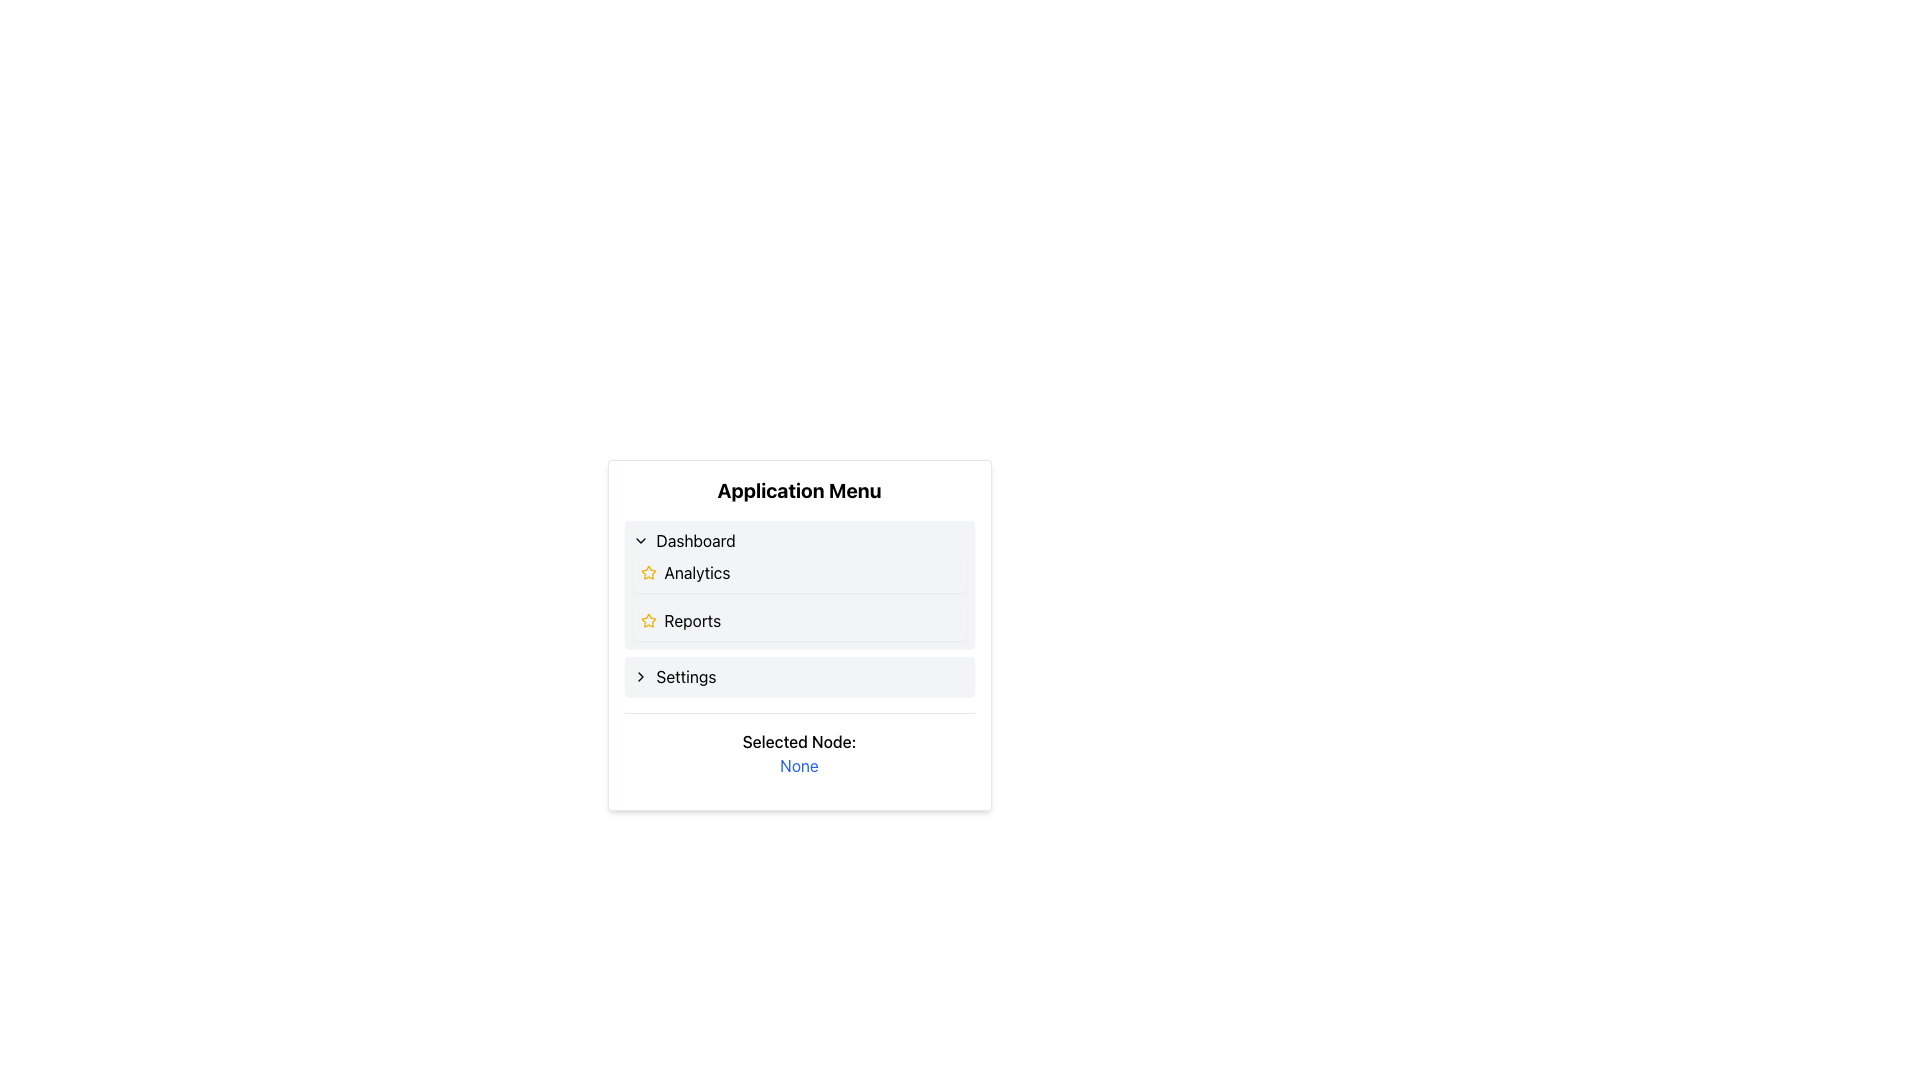  What do you see at coordinates (798, 676) in the screenshot?
I see `the 'Settings' menu item located at the bottom of the vertical menu, which includes 'Dashboard,' 'Analytics,' 'Reports,' and 'Settings' for highlighting` at bounding box center [798, 676].